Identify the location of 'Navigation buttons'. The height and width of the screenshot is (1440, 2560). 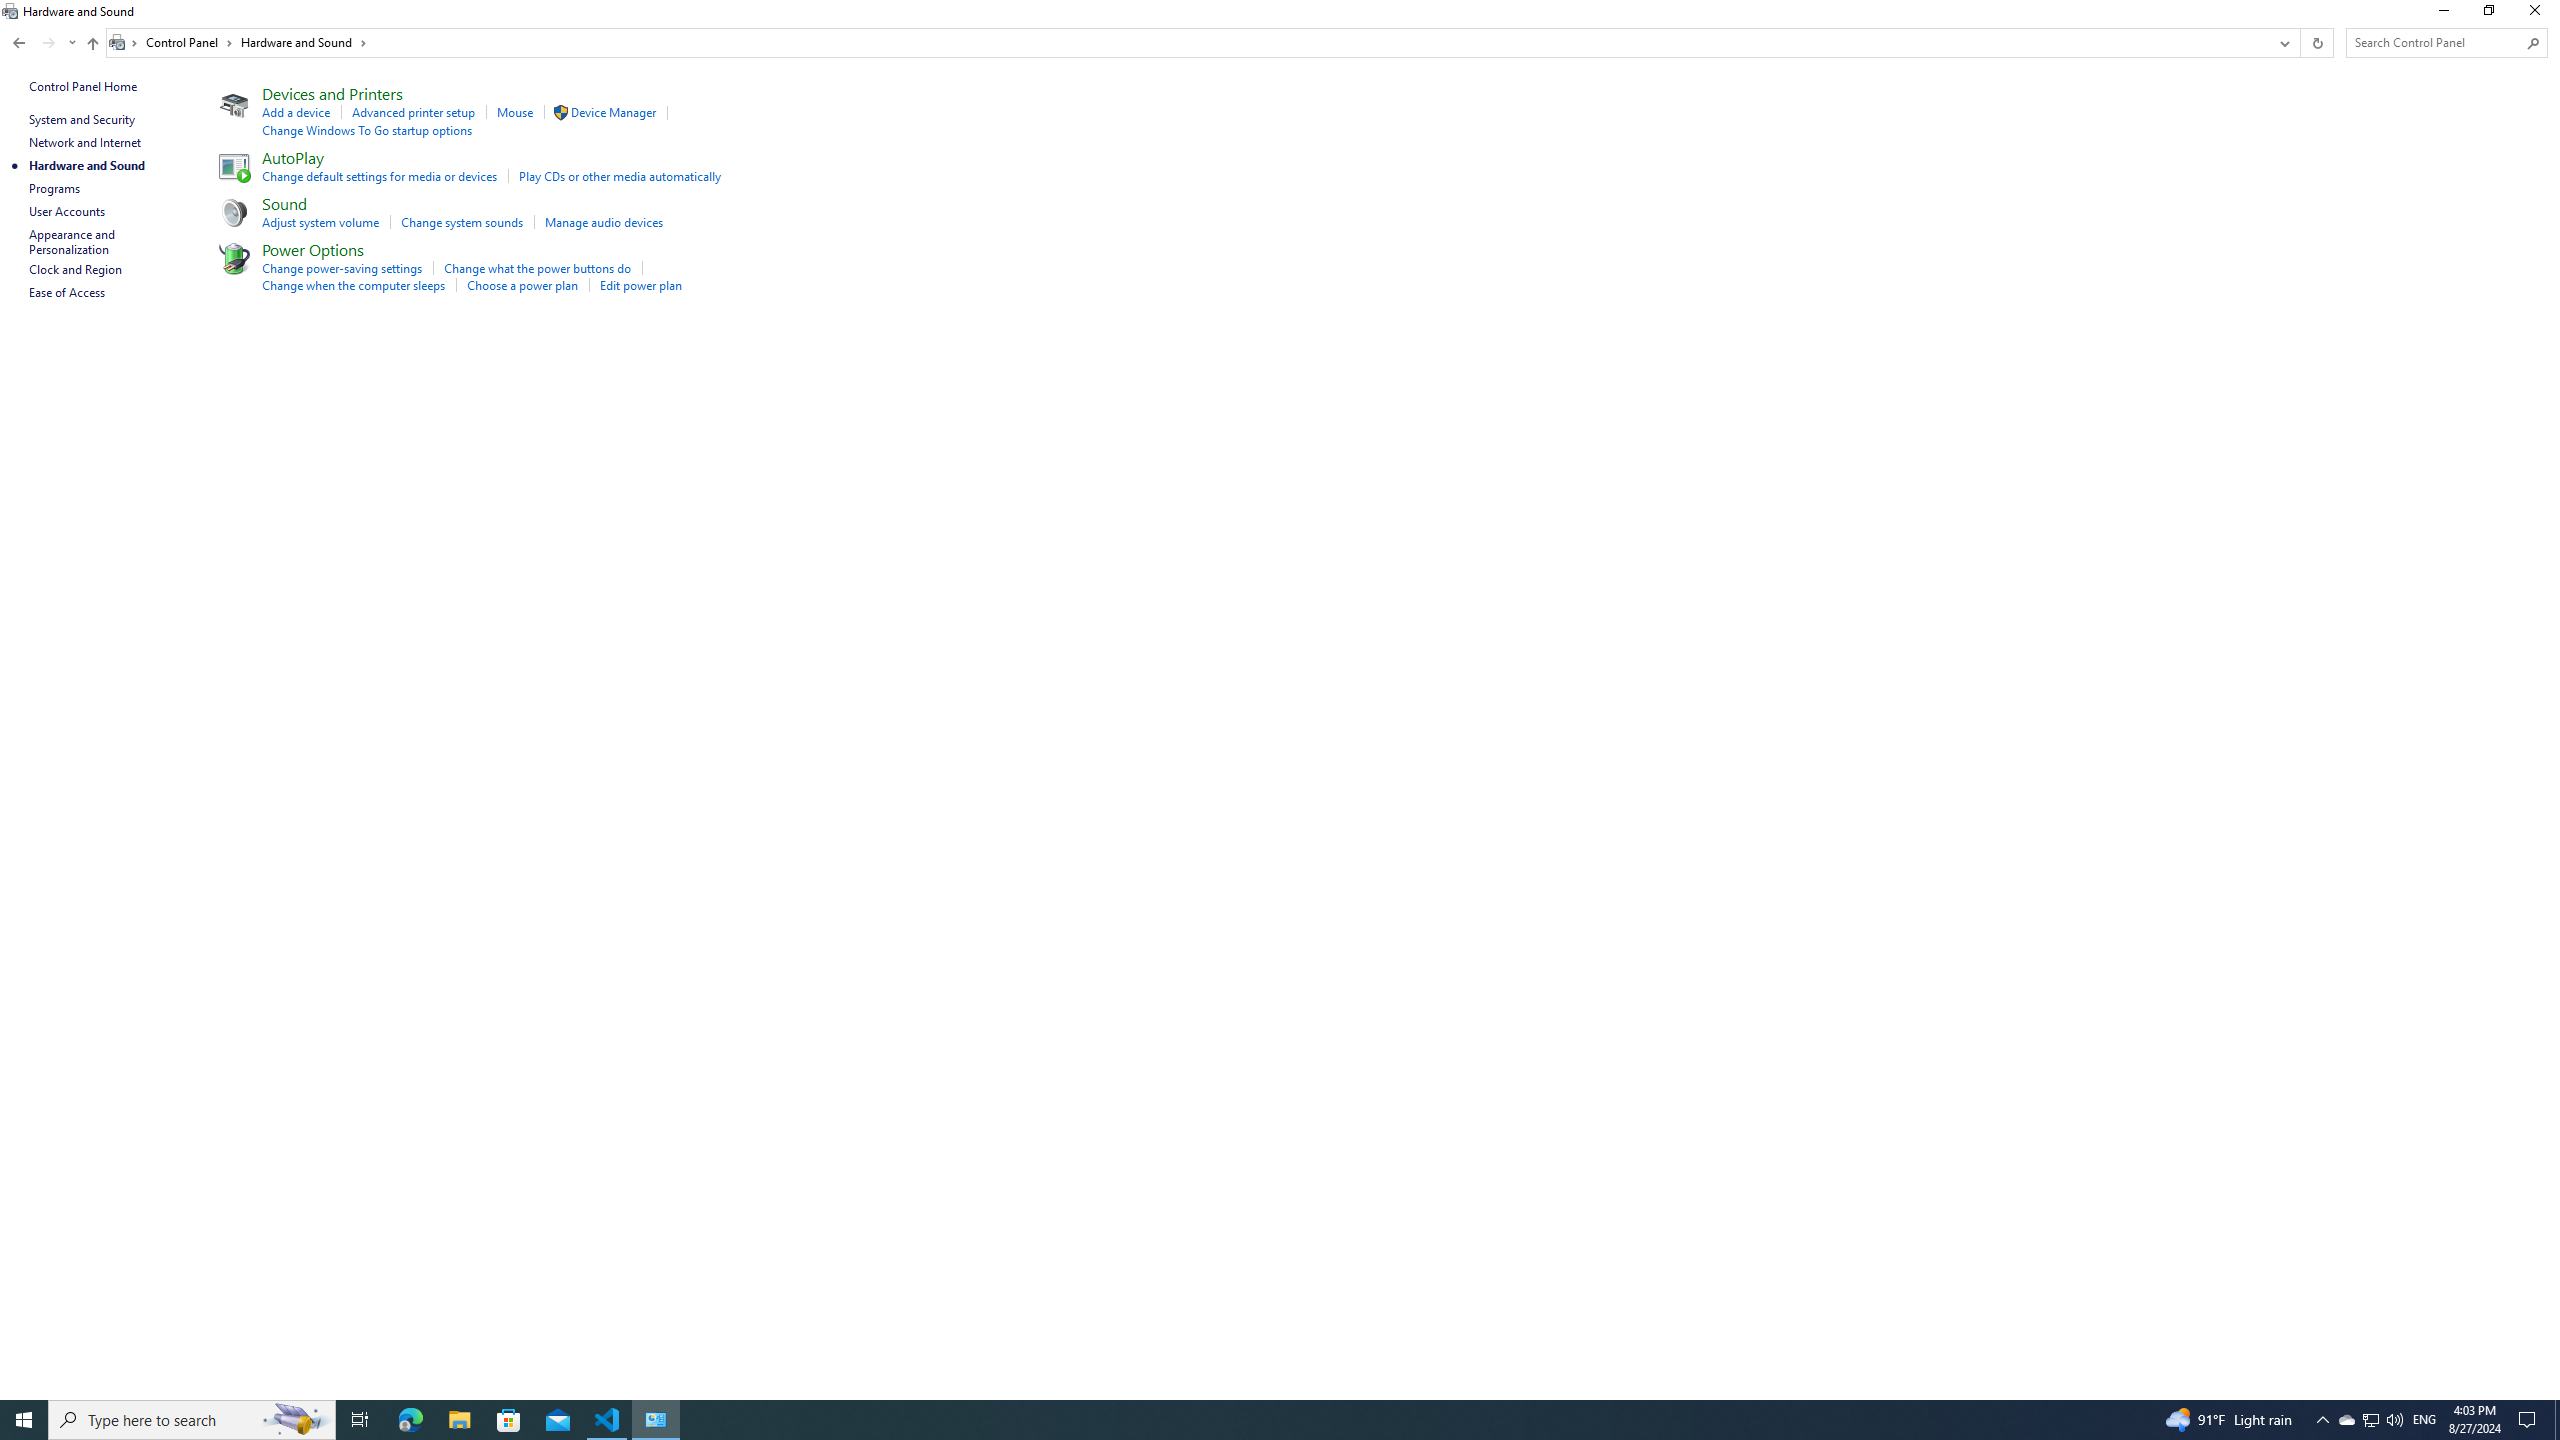
(42, 42).